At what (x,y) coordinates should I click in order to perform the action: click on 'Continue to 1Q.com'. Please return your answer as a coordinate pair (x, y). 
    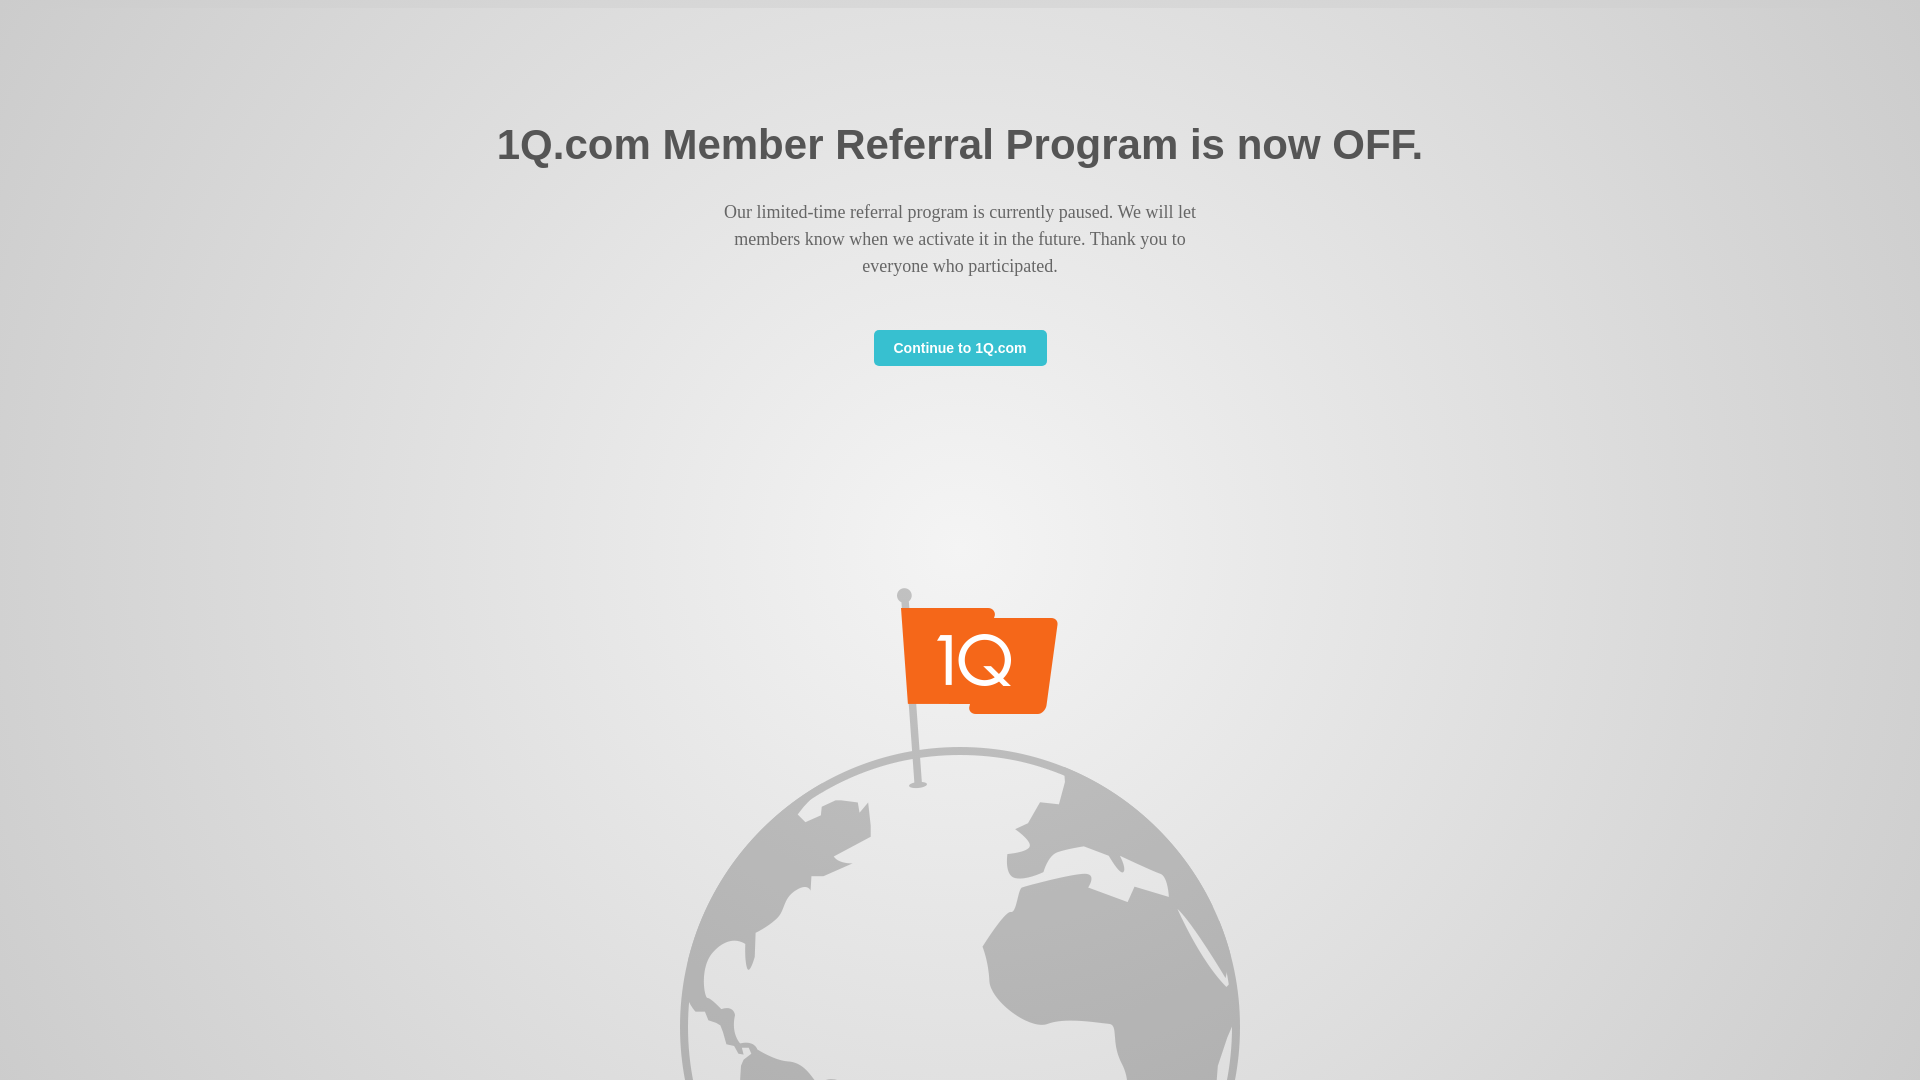
    Looking at the image, I should click on (960, 346).